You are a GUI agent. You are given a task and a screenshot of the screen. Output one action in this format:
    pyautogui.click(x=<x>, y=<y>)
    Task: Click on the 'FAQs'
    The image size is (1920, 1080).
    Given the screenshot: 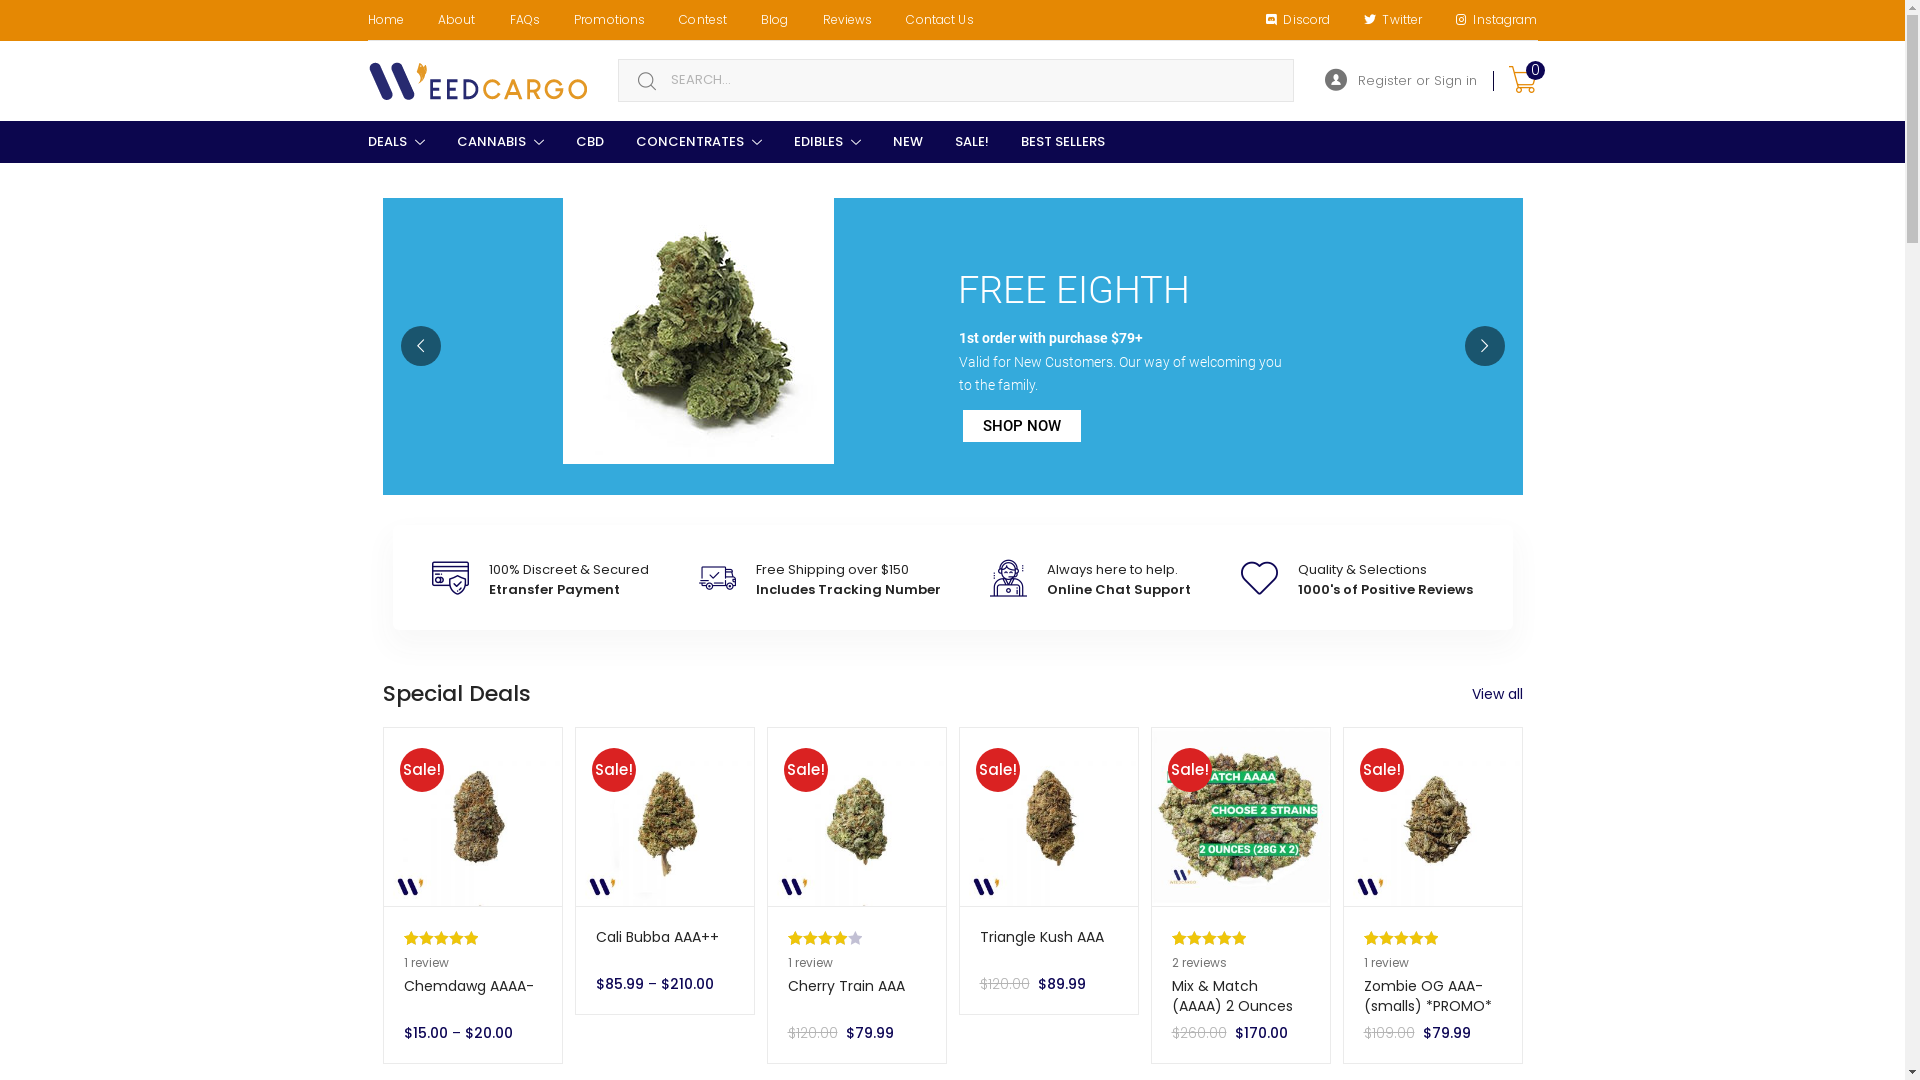 What is the action you would take?
    pyautogui.click(x=524, y=19)
    